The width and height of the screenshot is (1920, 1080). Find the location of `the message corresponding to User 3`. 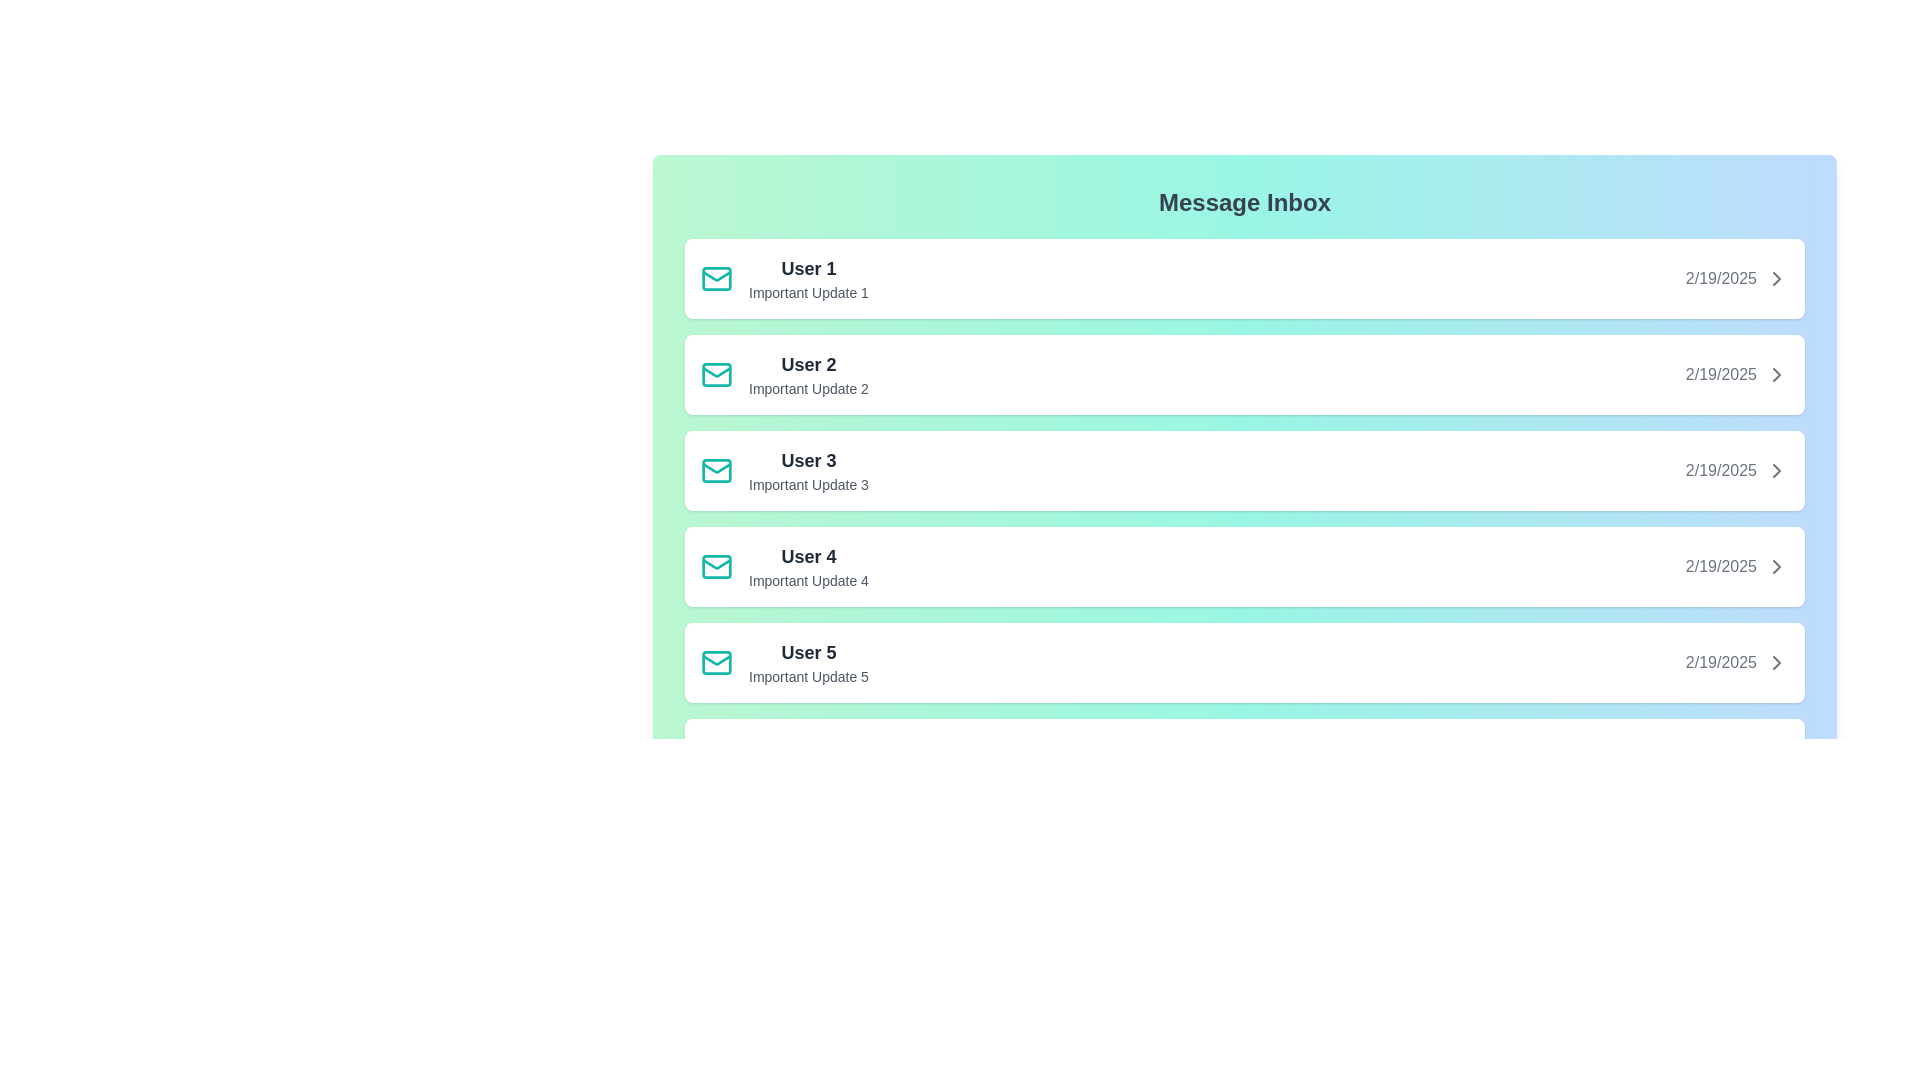

the message corresponding to User 3 is located at coordinates (1243, 470).